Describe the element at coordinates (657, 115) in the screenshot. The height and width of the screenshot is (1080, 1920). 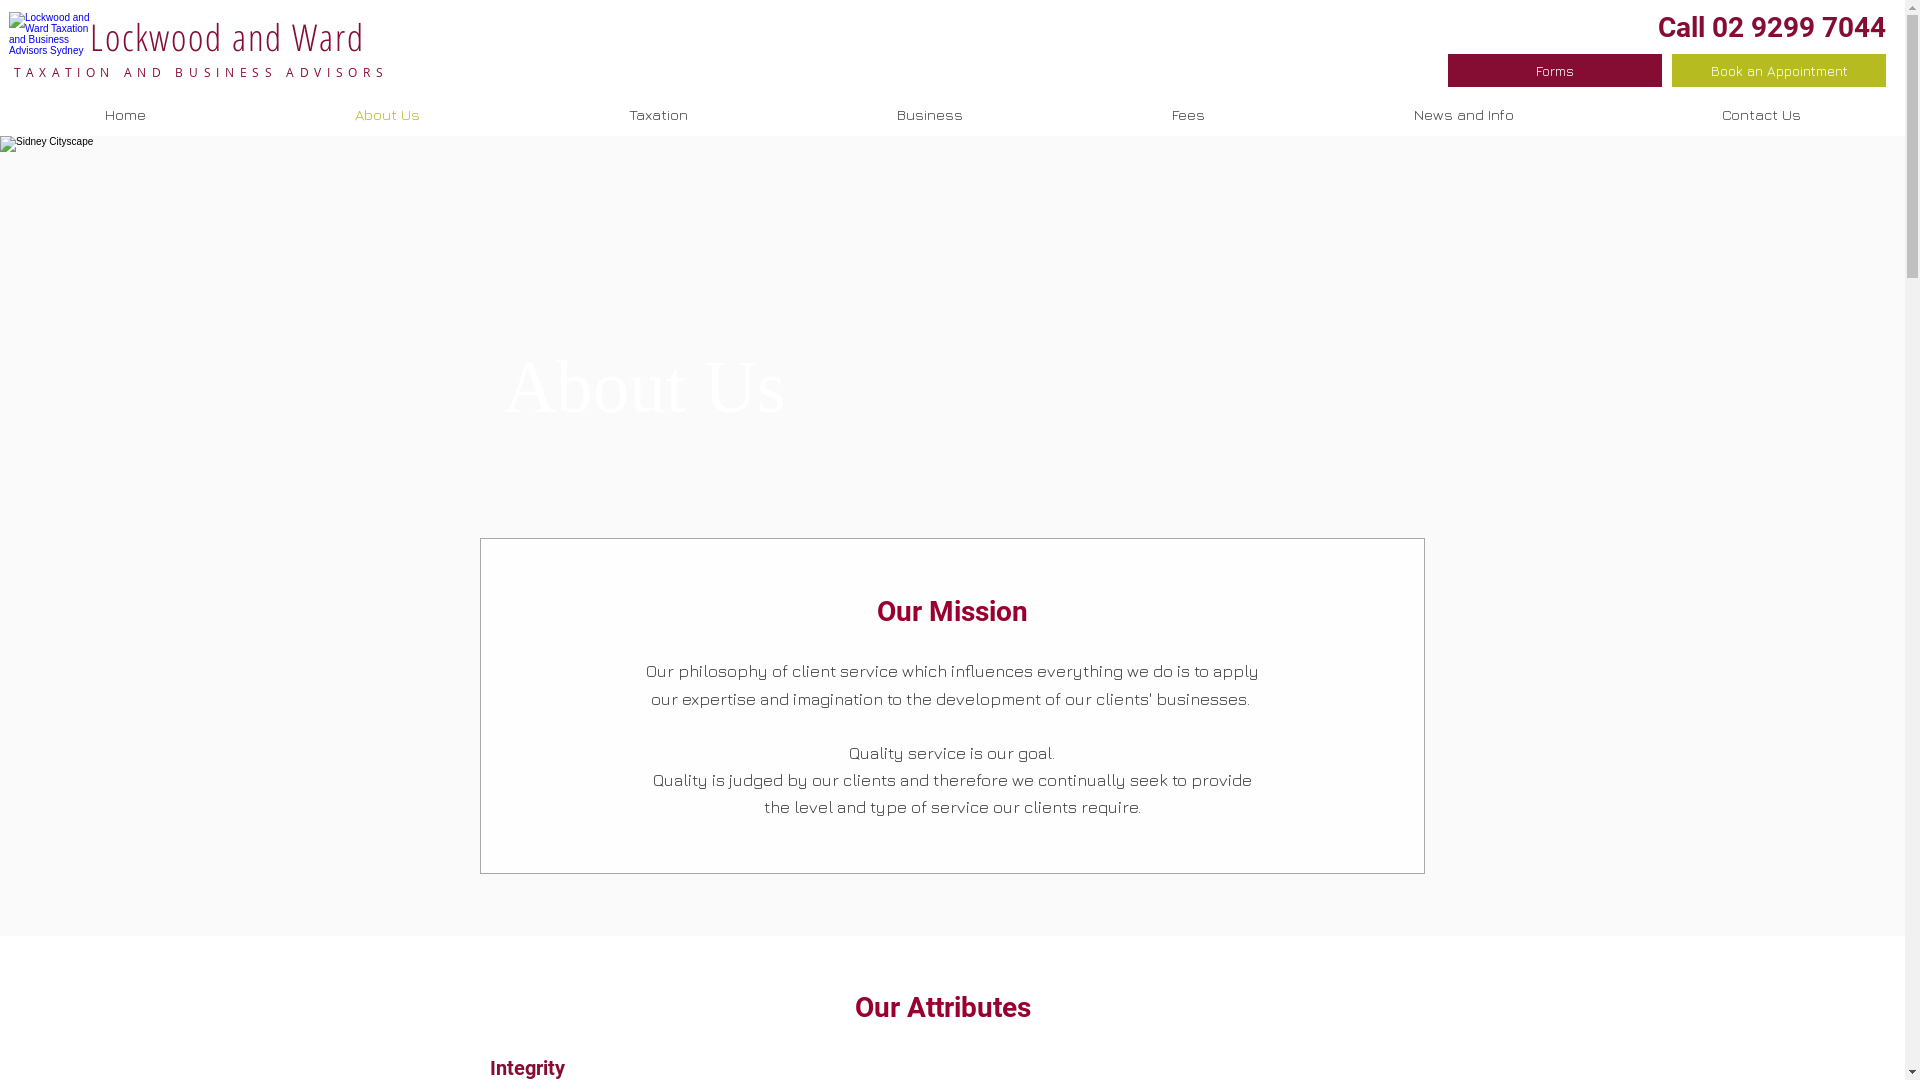
I see `'Taxation'` at that location.